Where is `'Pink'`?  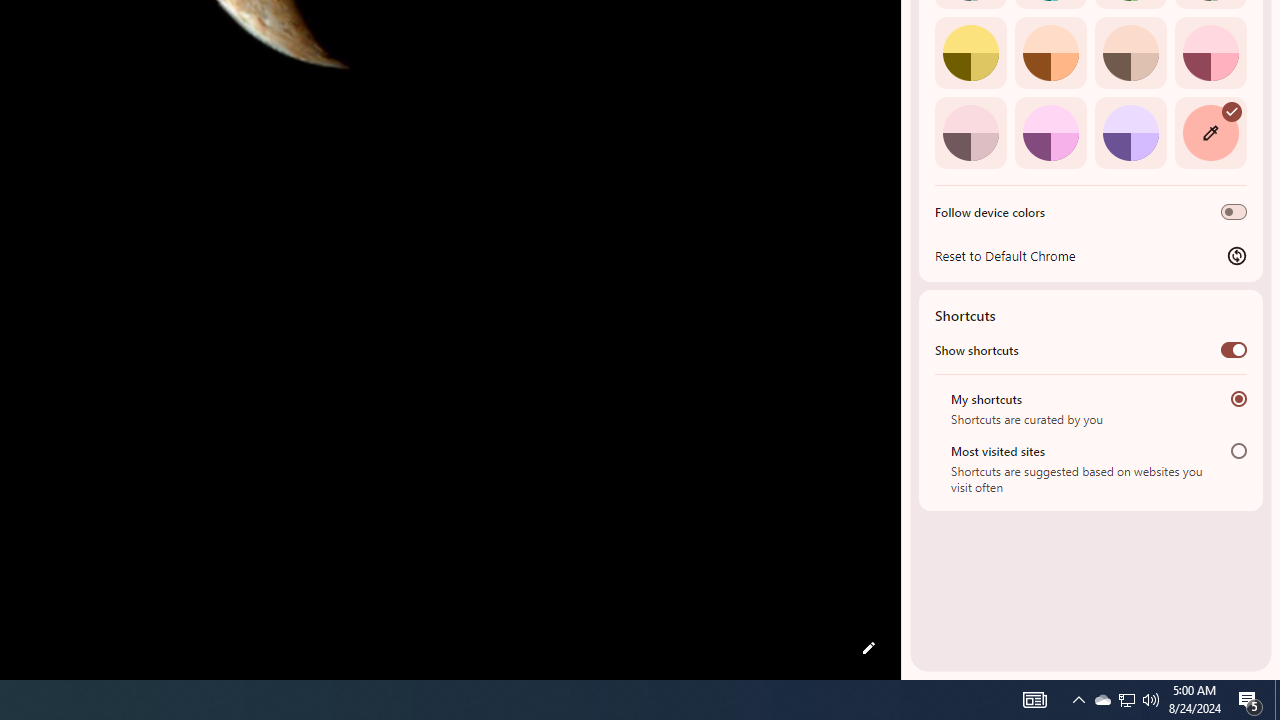
'Pink' is located at coordinates (970, 132).